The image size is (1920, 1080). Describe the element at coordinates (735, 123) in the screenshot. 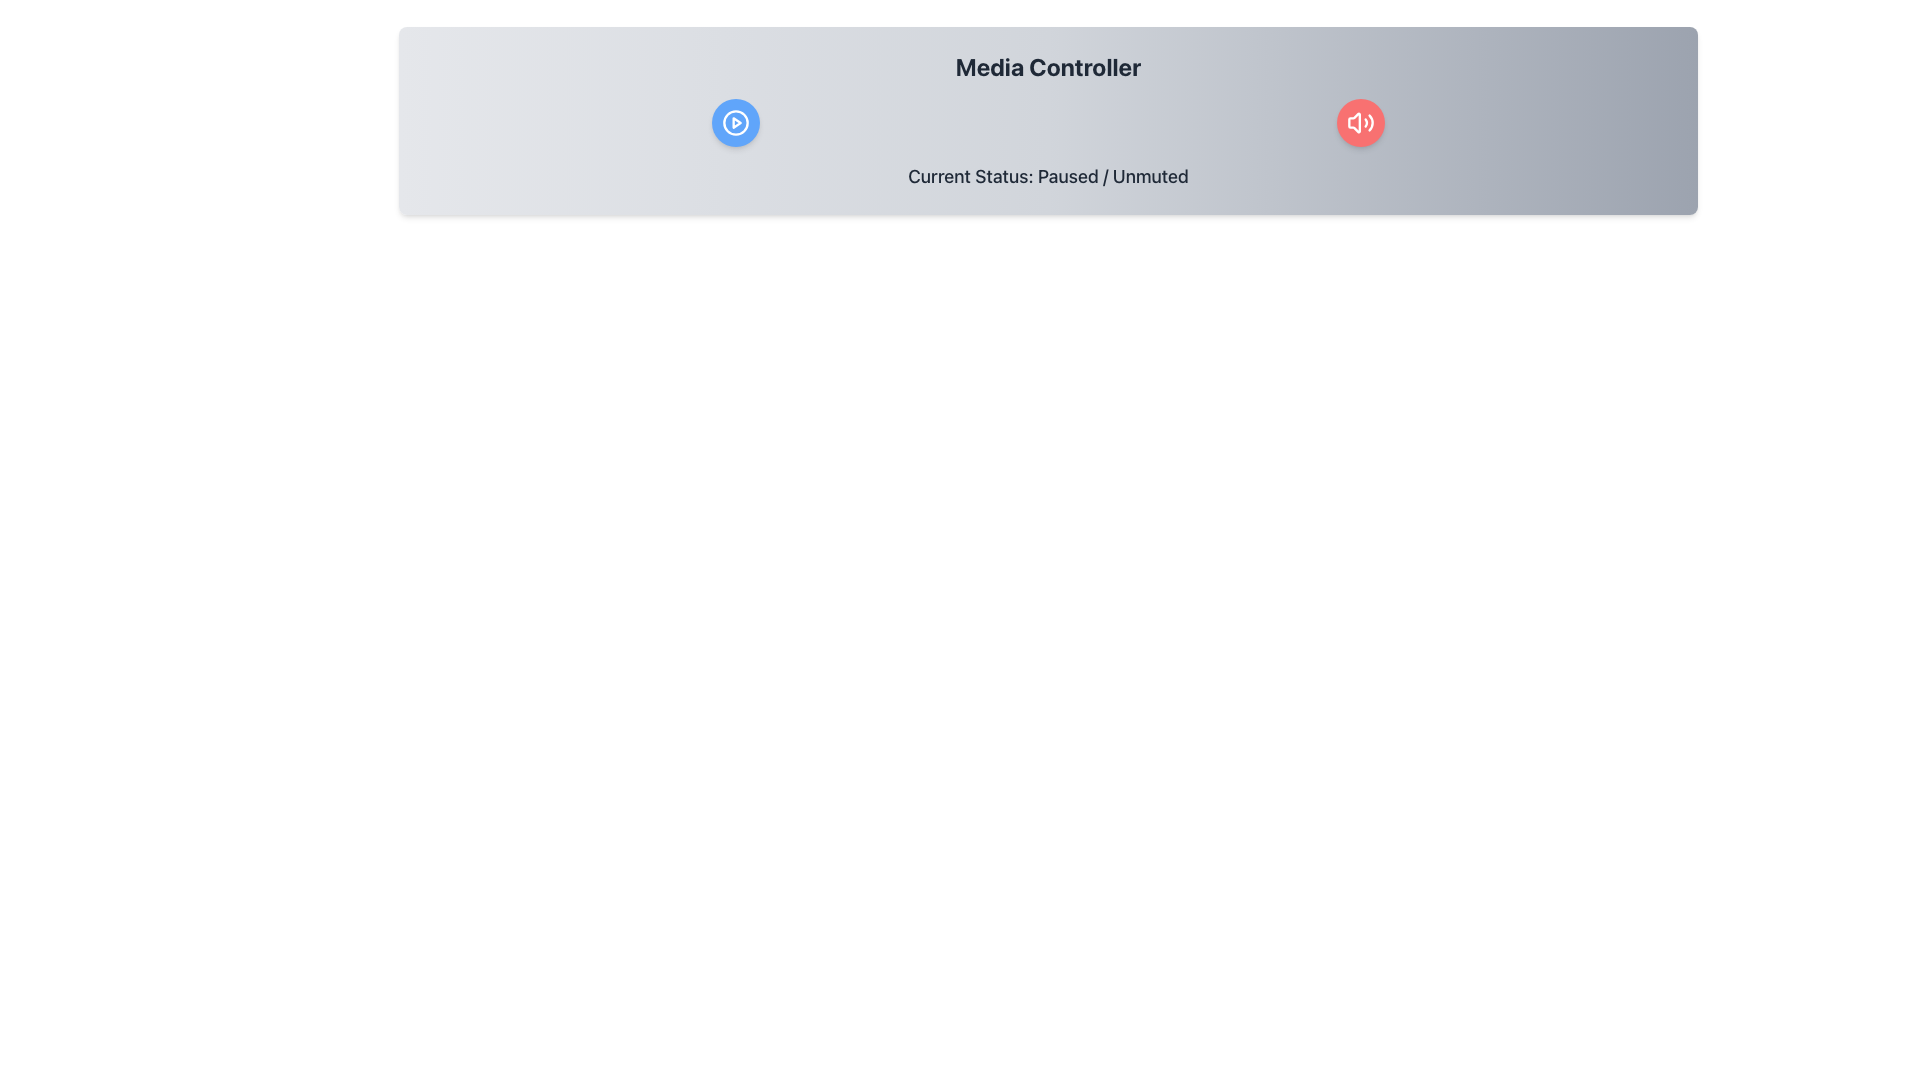

I see `the triangular play icon located at the center of the circular button on the left side of the toolbar to initiate action` at that location.